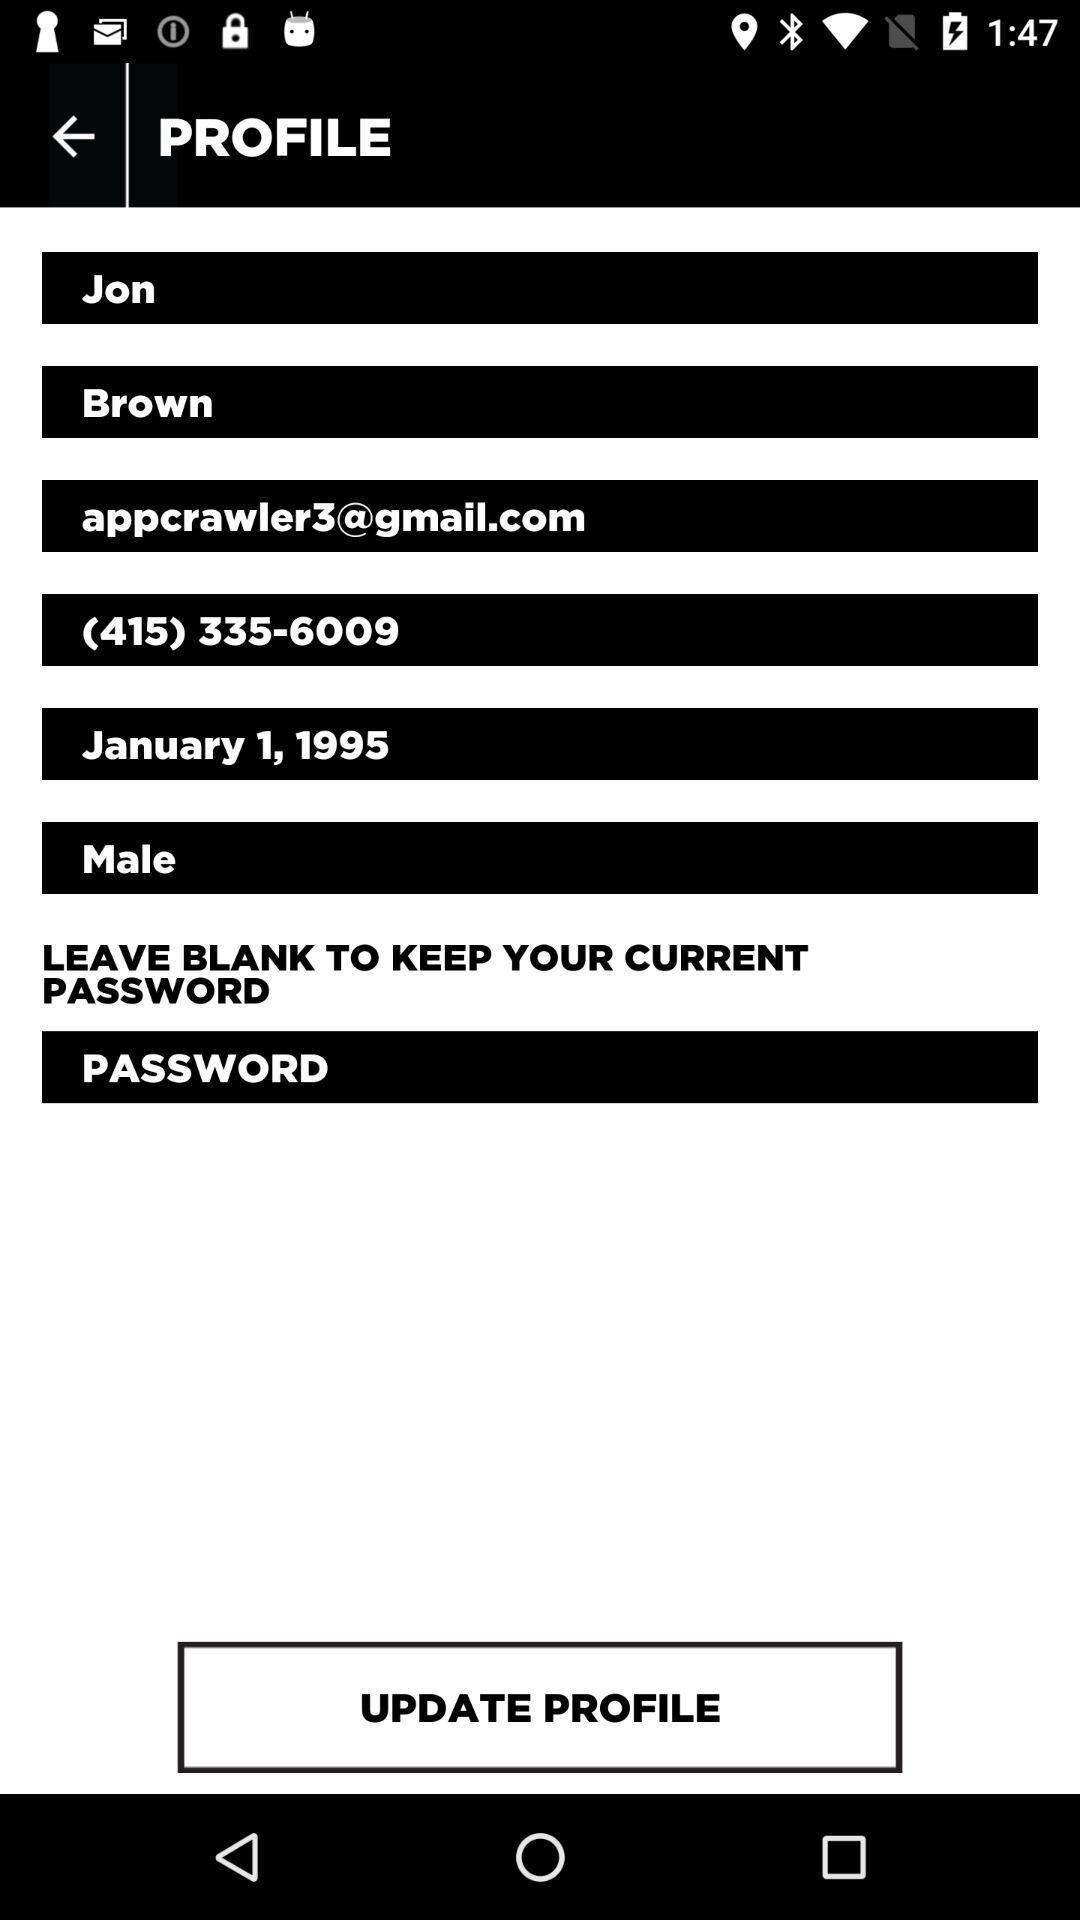 The image size is (1080, 1920). Describe the element at coordinates (540, 401) in the screenshot. I see `the item below jon item` at that location.